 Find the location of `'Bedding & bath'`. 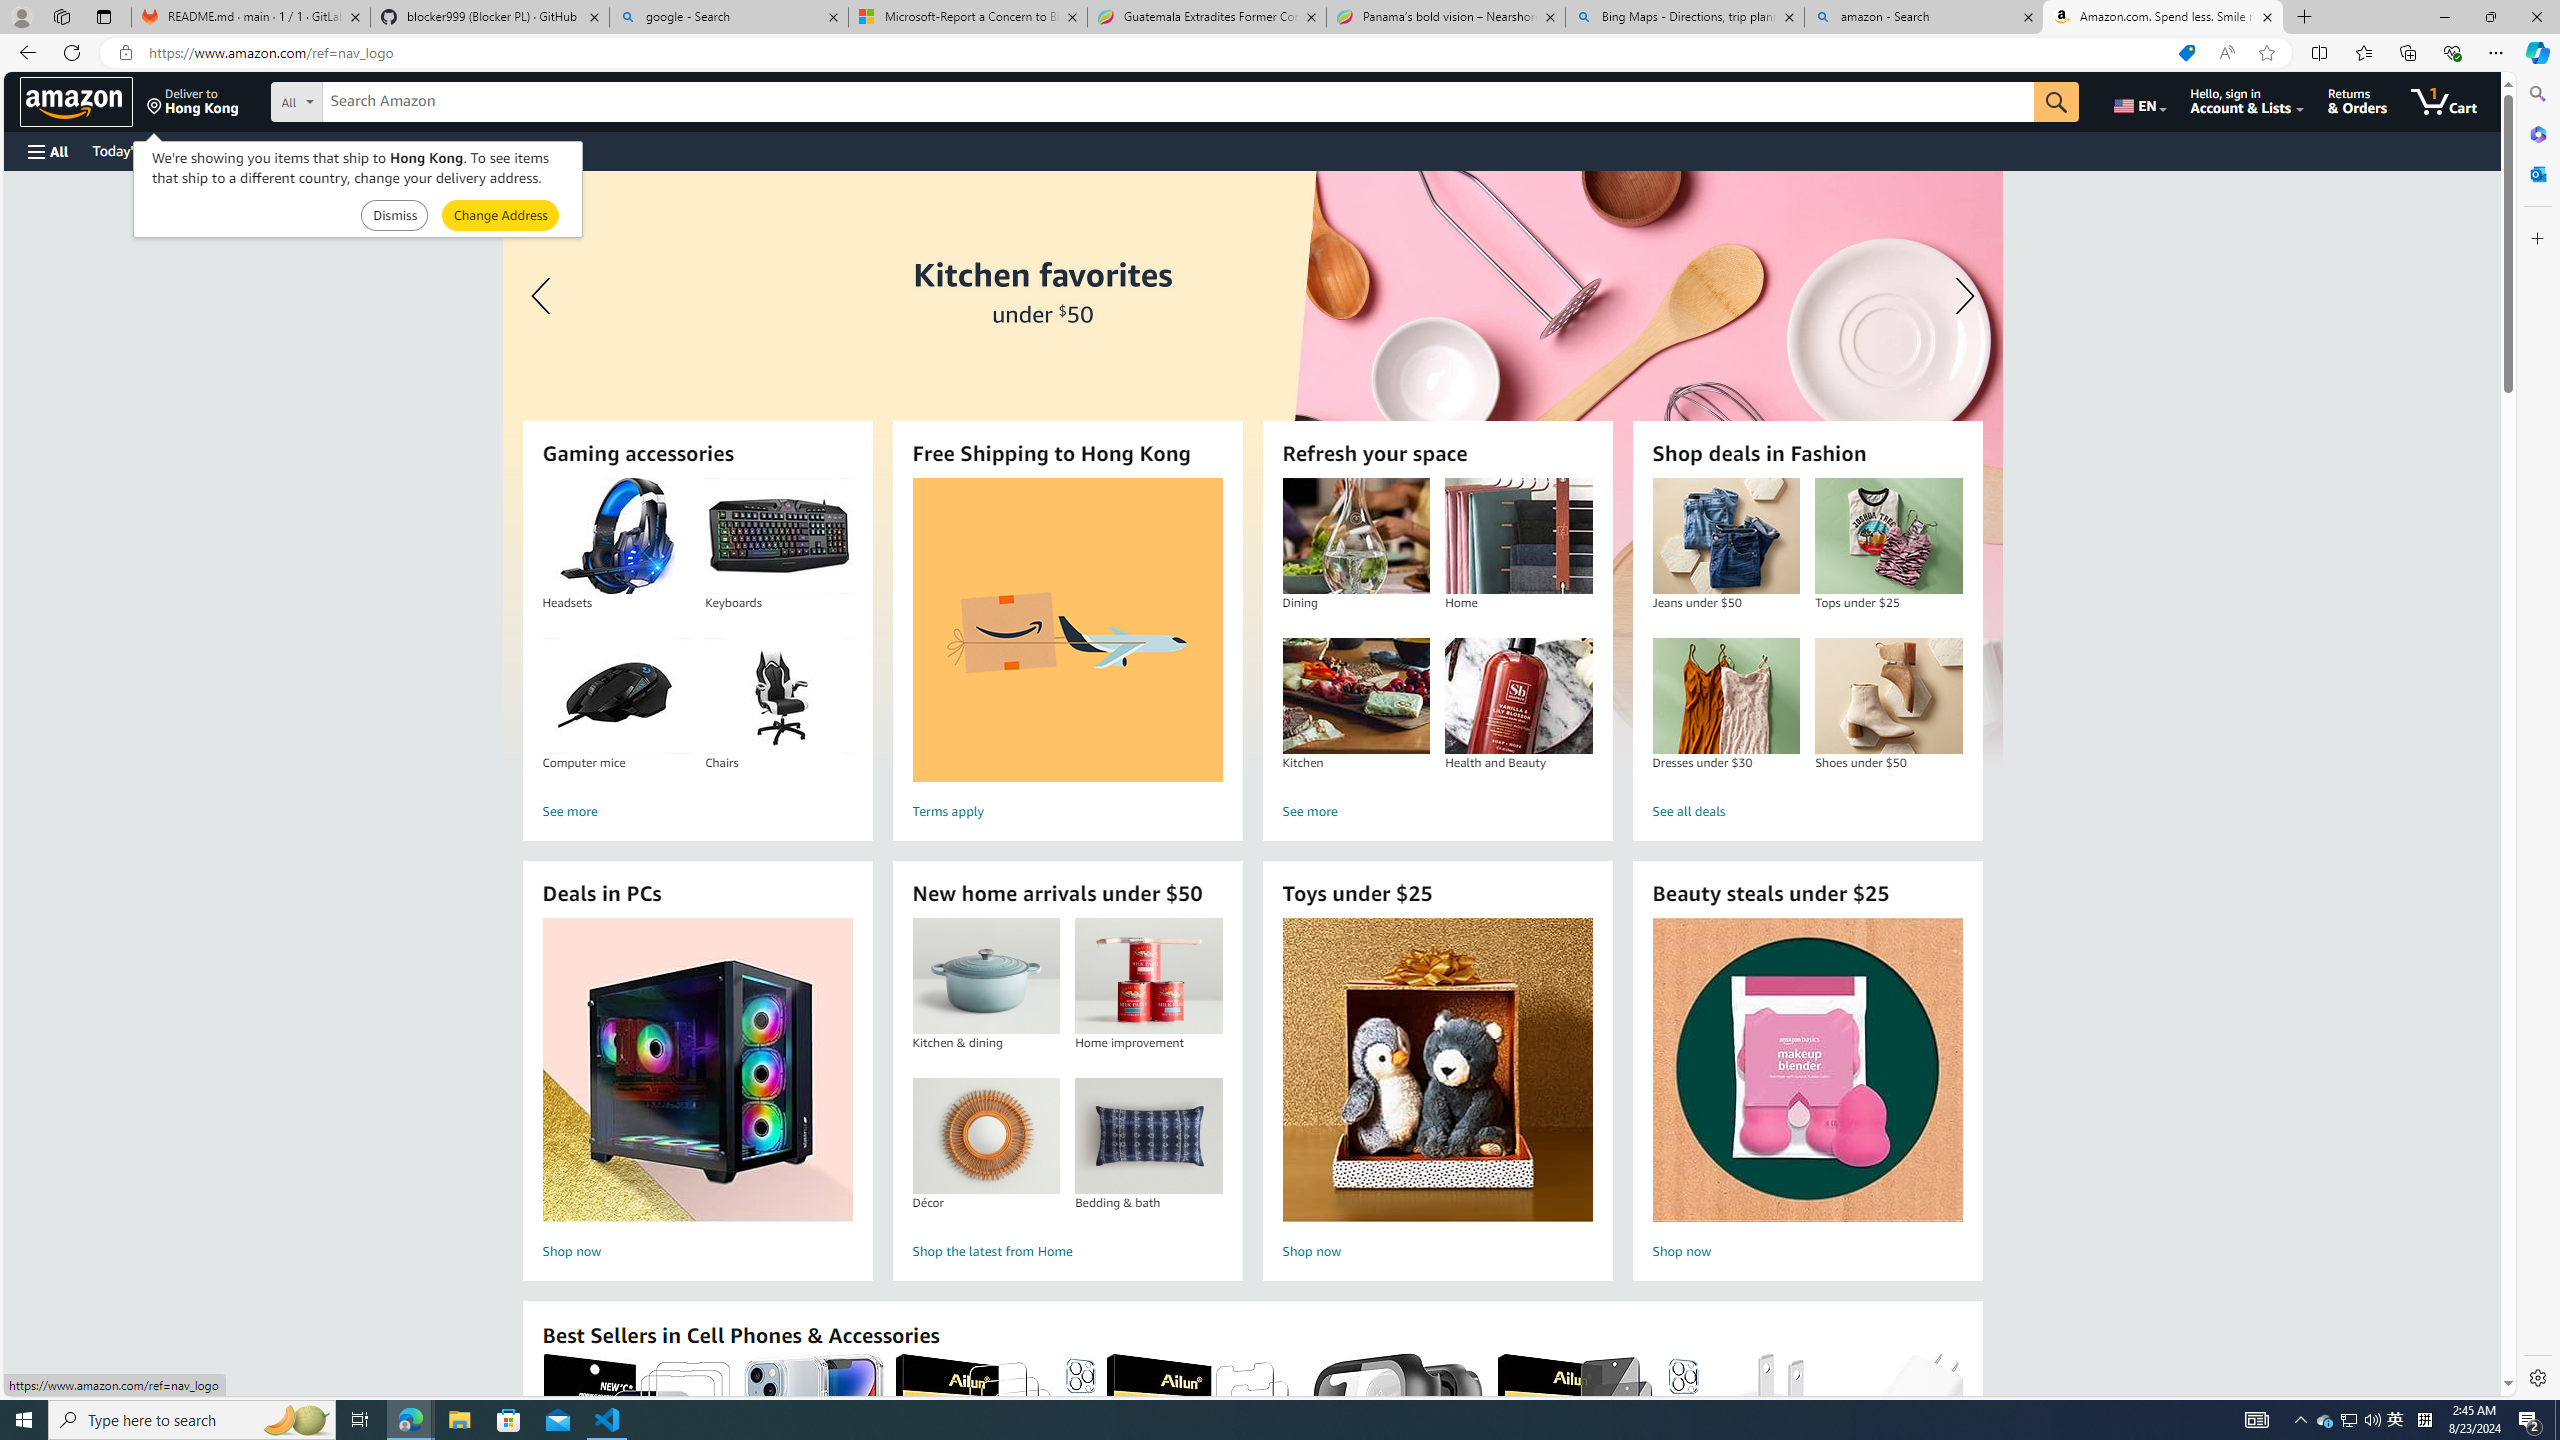

'Bedding & bath' is located at coordinates (1149, 1135).